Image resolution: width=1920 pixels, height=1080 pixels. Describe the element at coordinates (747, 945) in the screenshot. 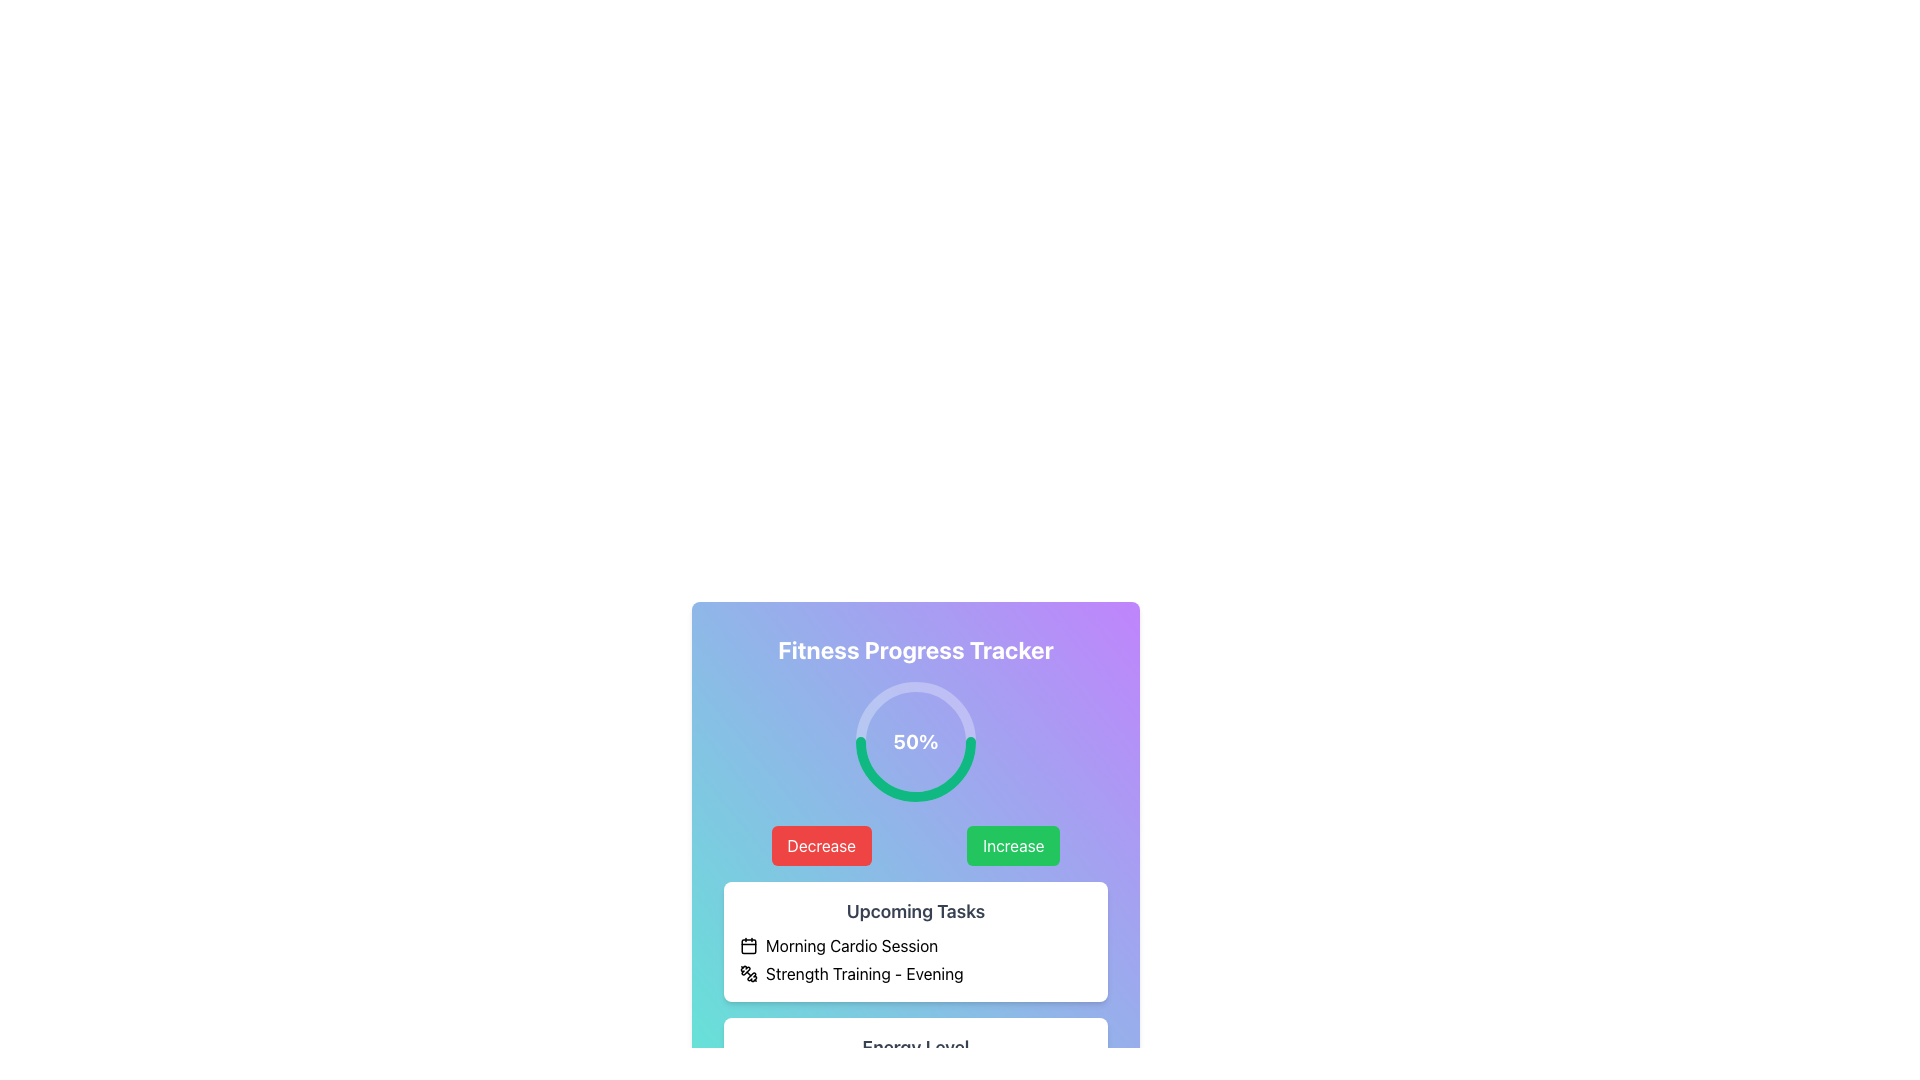

I see `the calendar icon associated with the 'Morning Cardio Session' text in the 'Upcoming Tasks' section` at that location.